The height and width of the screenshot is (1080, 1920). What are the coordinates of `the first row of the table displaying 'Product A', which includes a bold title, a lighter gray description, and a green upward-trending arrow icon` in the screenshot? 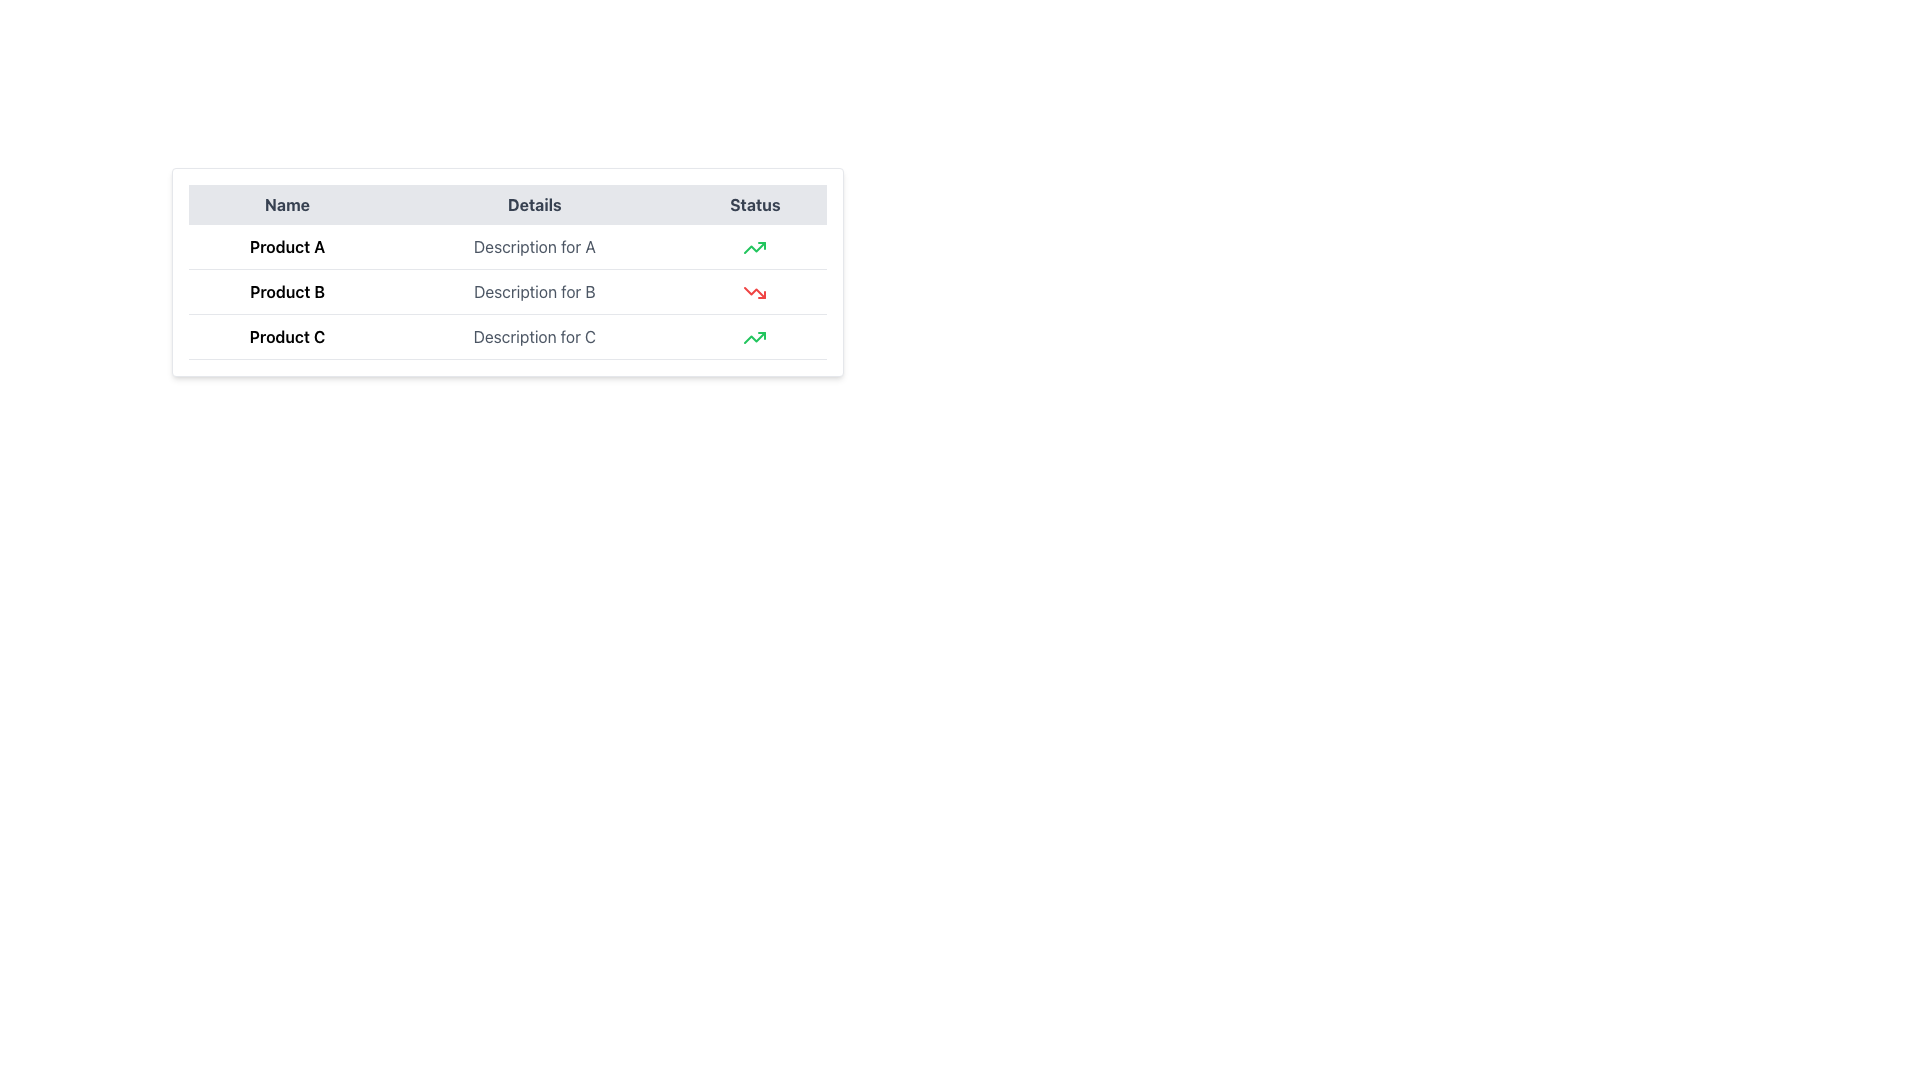 It's located at (508, 245).